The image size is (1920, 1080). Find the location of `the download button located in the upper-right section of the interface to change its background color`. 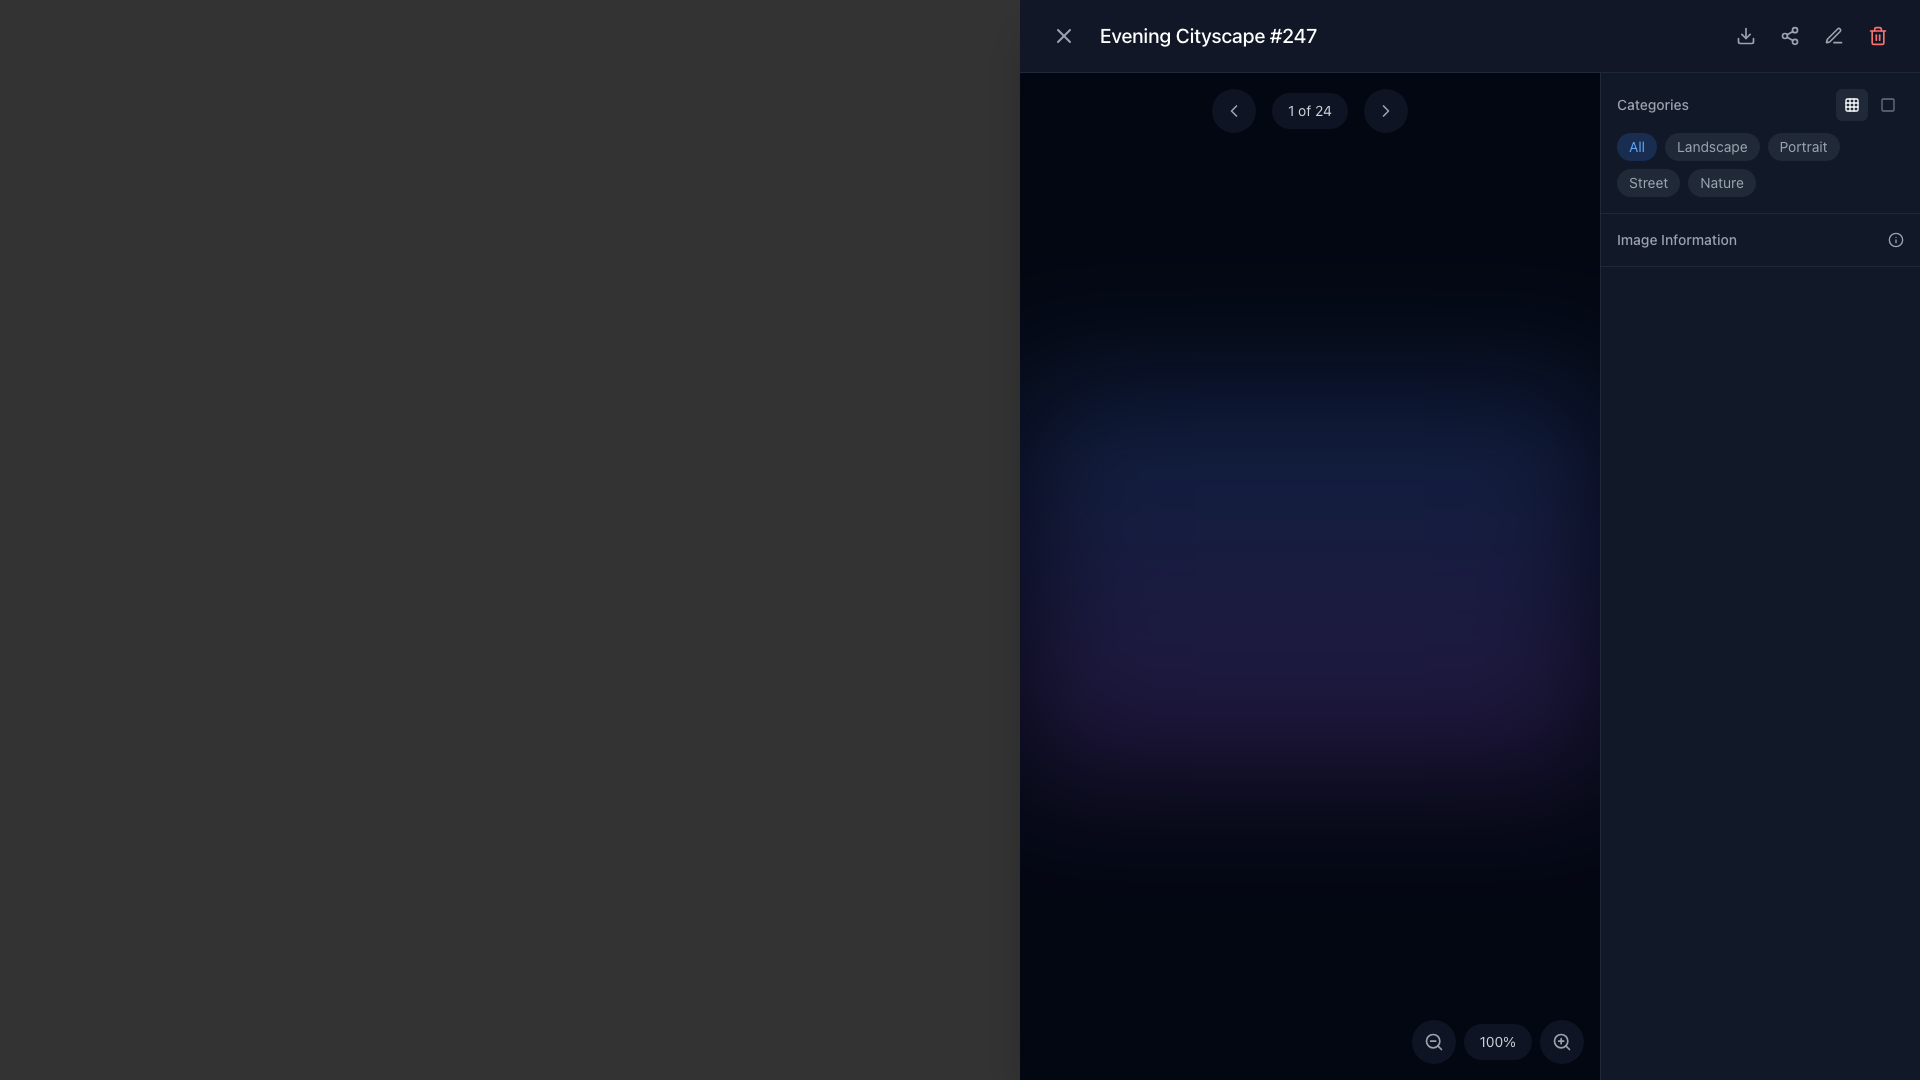

the download button located in the upper-right section of the interface to change its background color is located at coordinates (1745, 35).